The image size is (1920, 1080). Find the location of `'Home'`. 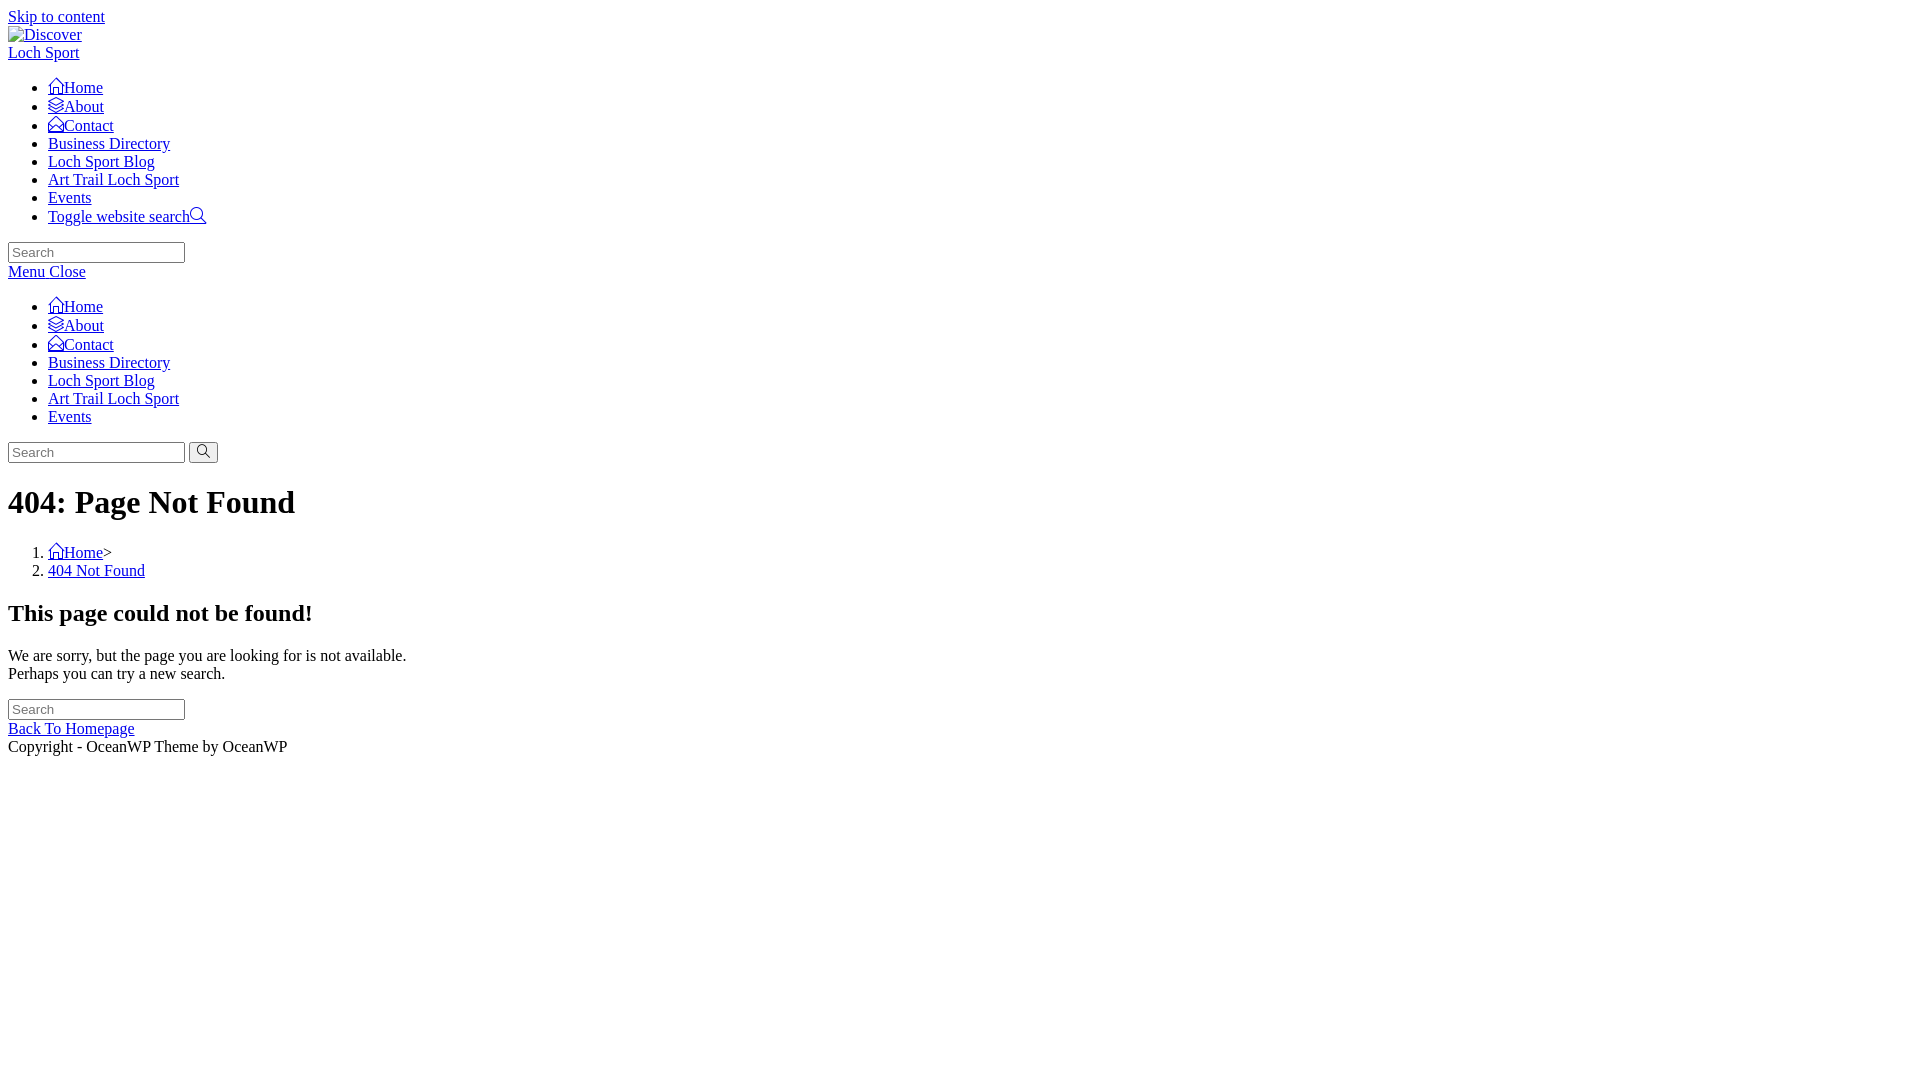

'Home' is located at coordinates (75, 552).